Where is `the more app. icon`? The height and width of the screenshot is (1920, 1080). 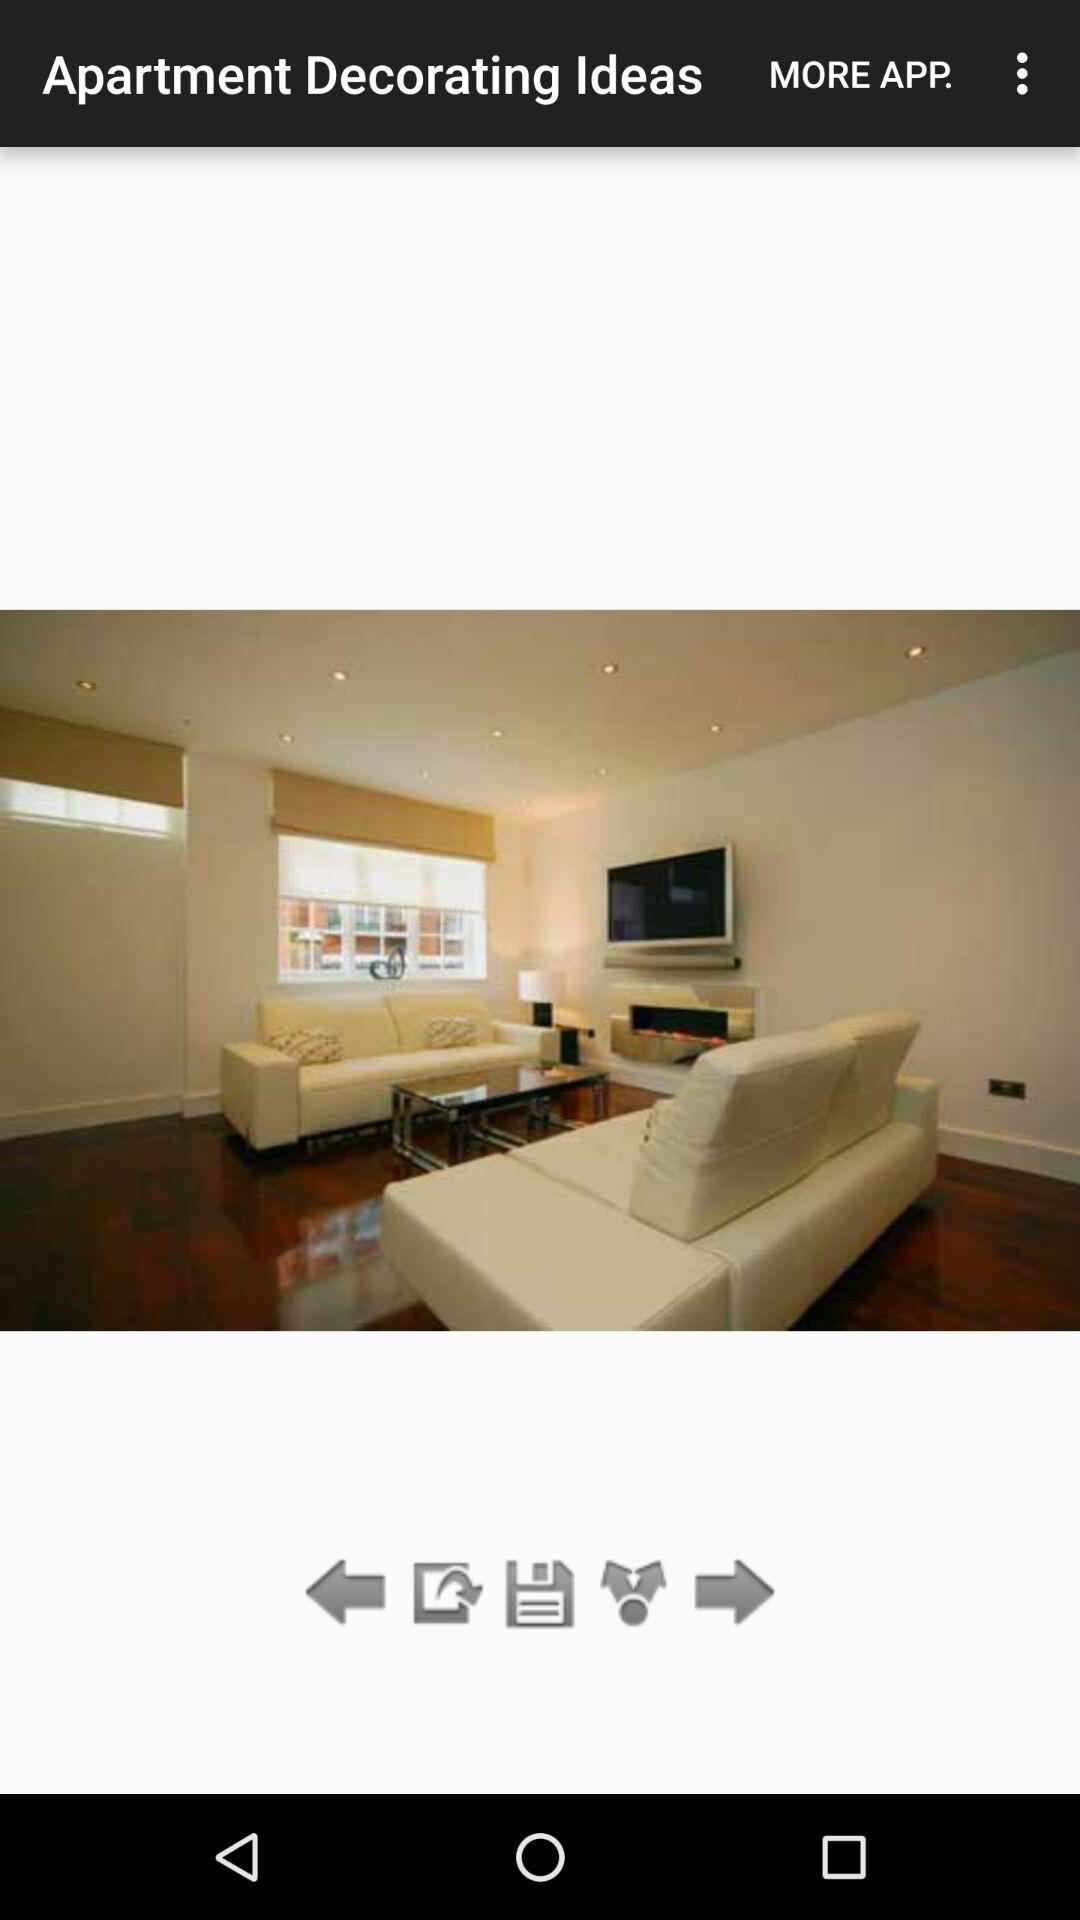 the more app. icon is located at coordinates (860, 73).